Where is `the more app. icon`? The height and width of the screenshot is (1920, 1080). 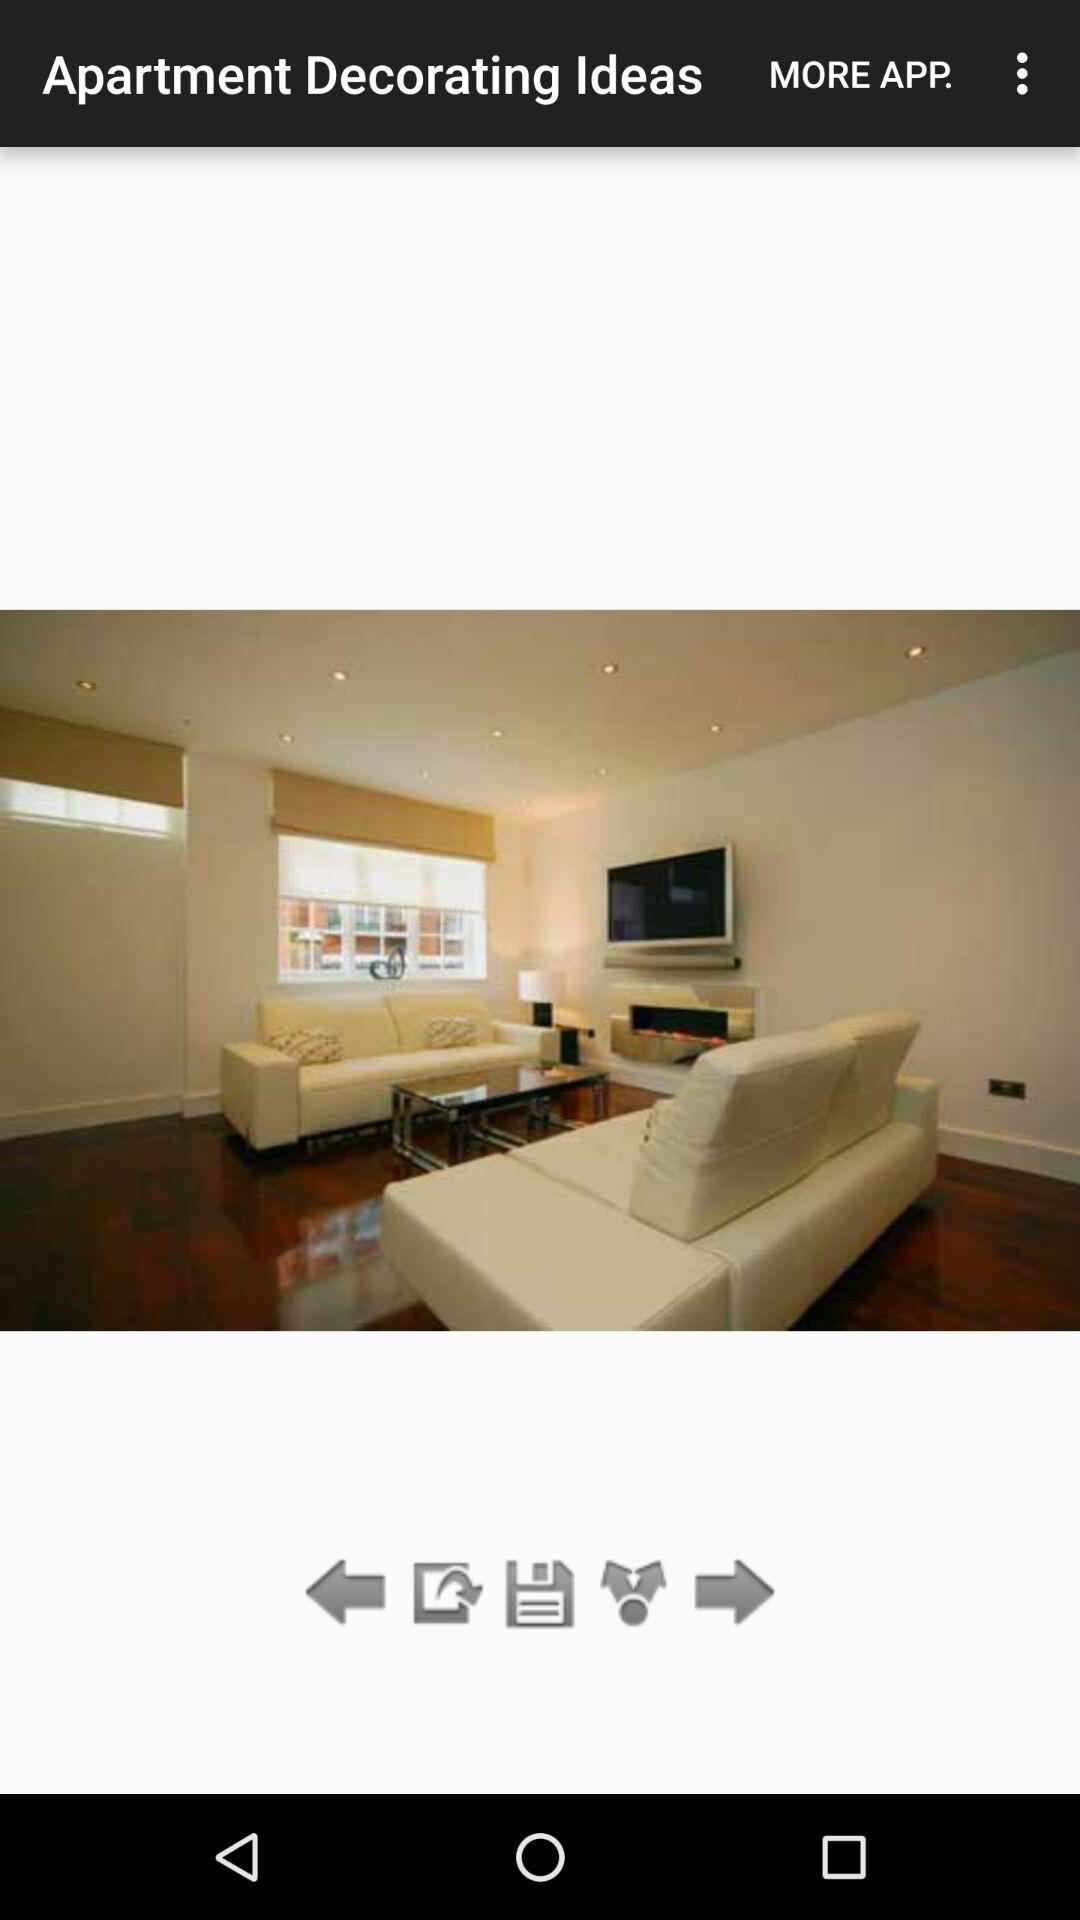 the more app. icon is located at coordinates (860, 73).